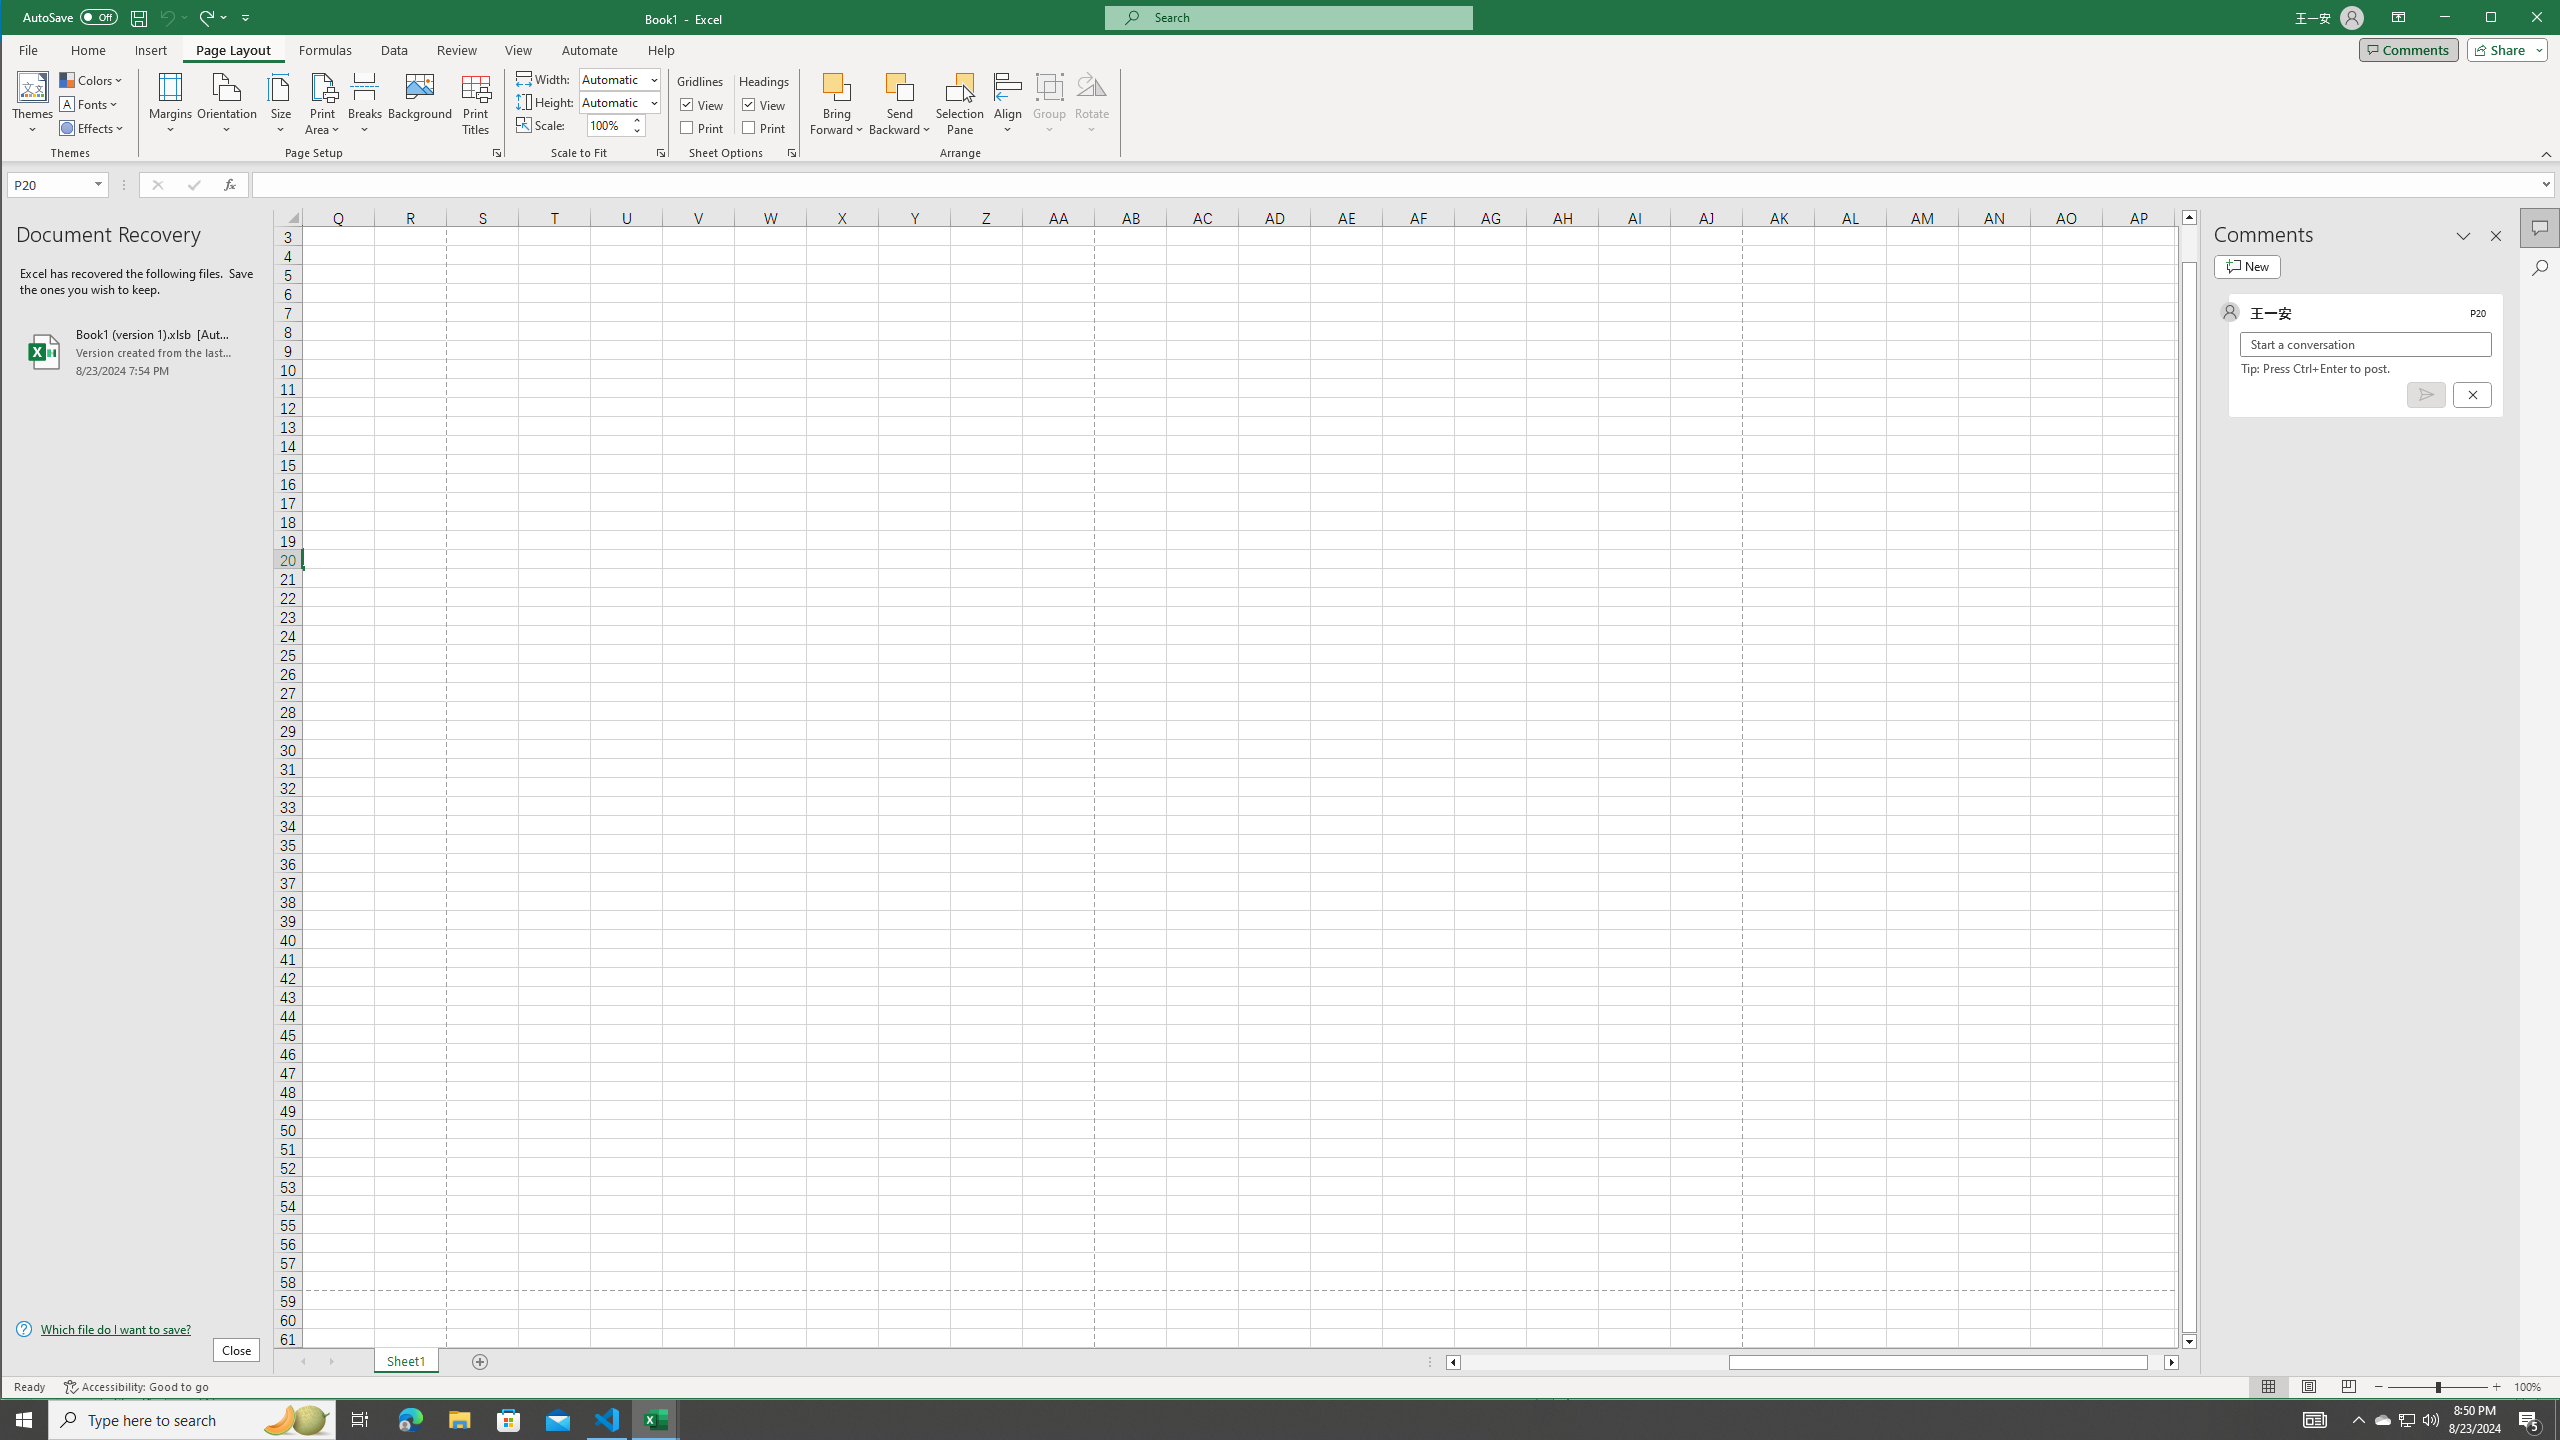  Describe the element at coordinates (24, 1418) in the screenshot. I see `'Start'` at that location.